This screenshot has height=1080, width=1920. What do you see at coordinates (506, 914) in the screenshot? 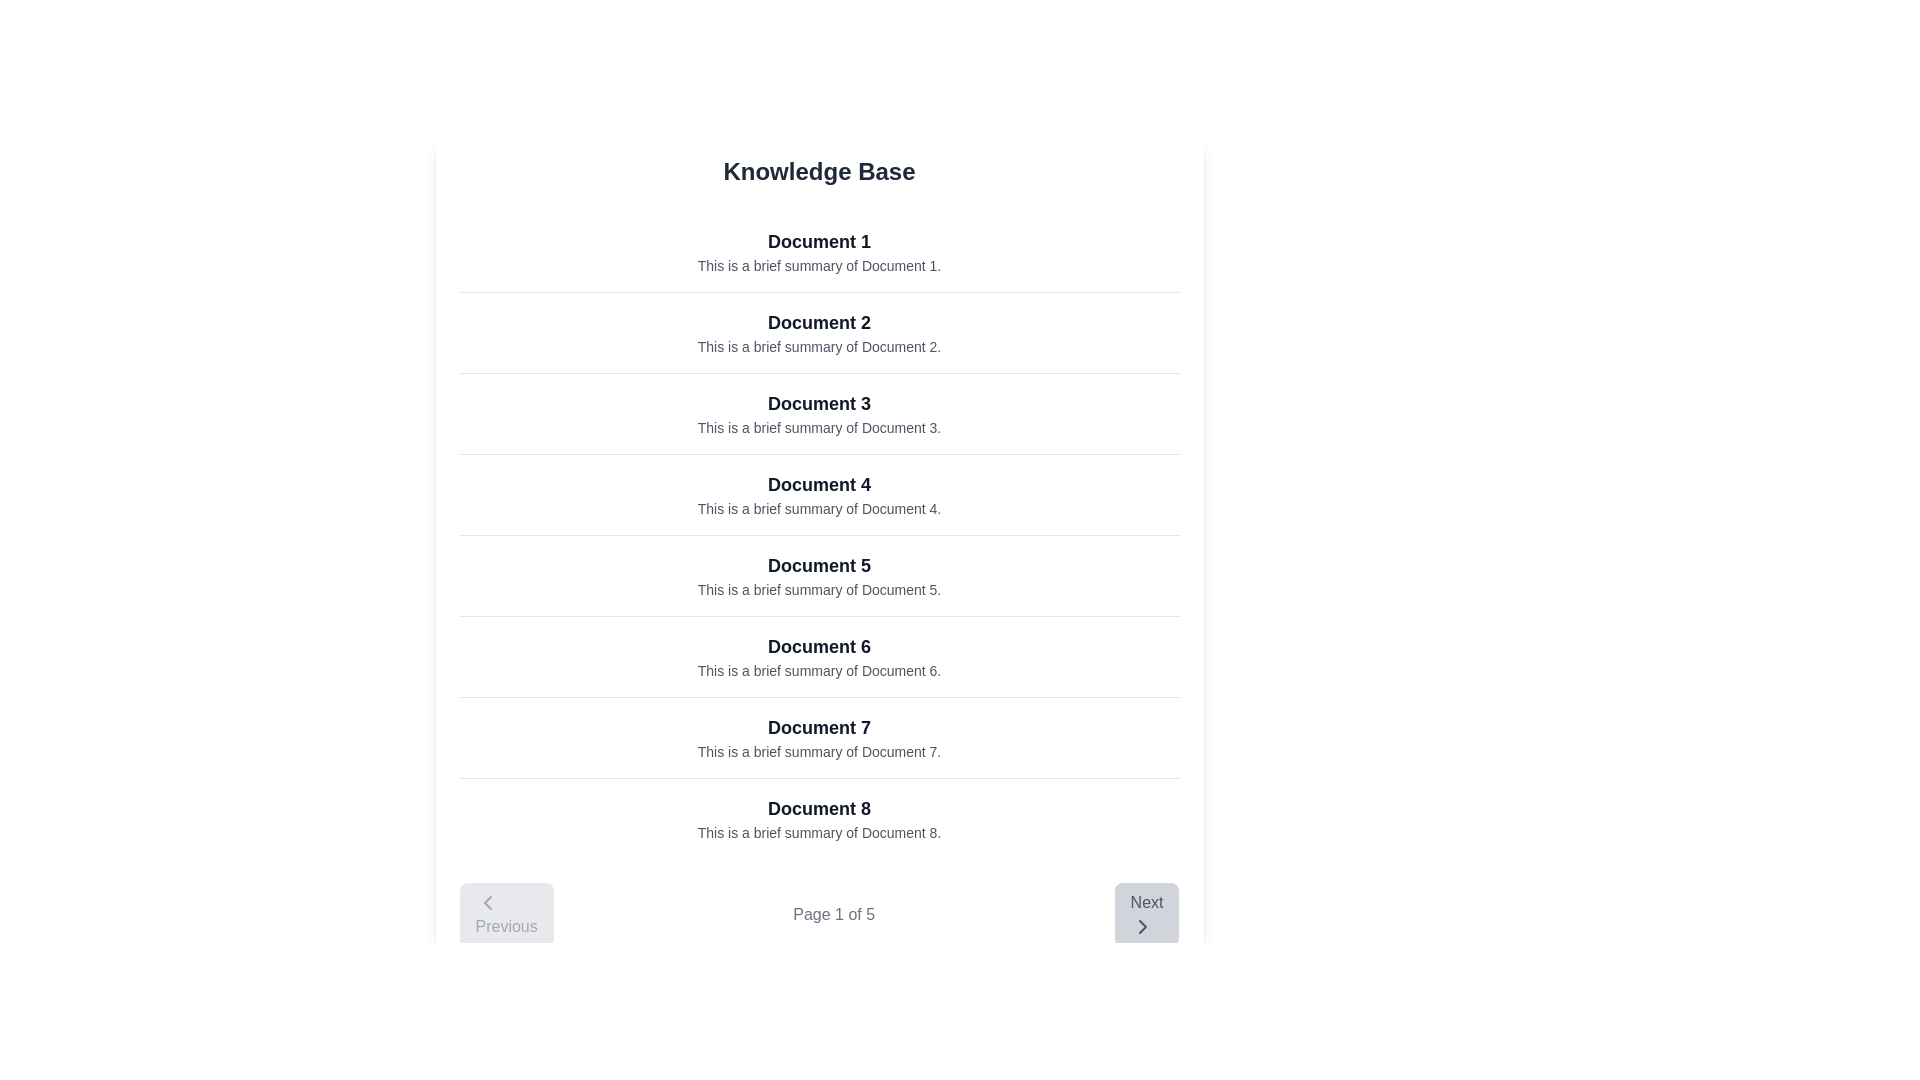
I see `the 'Previous' button located at the bottom-left section of the navigation bar` at bounding box center [506, 914].